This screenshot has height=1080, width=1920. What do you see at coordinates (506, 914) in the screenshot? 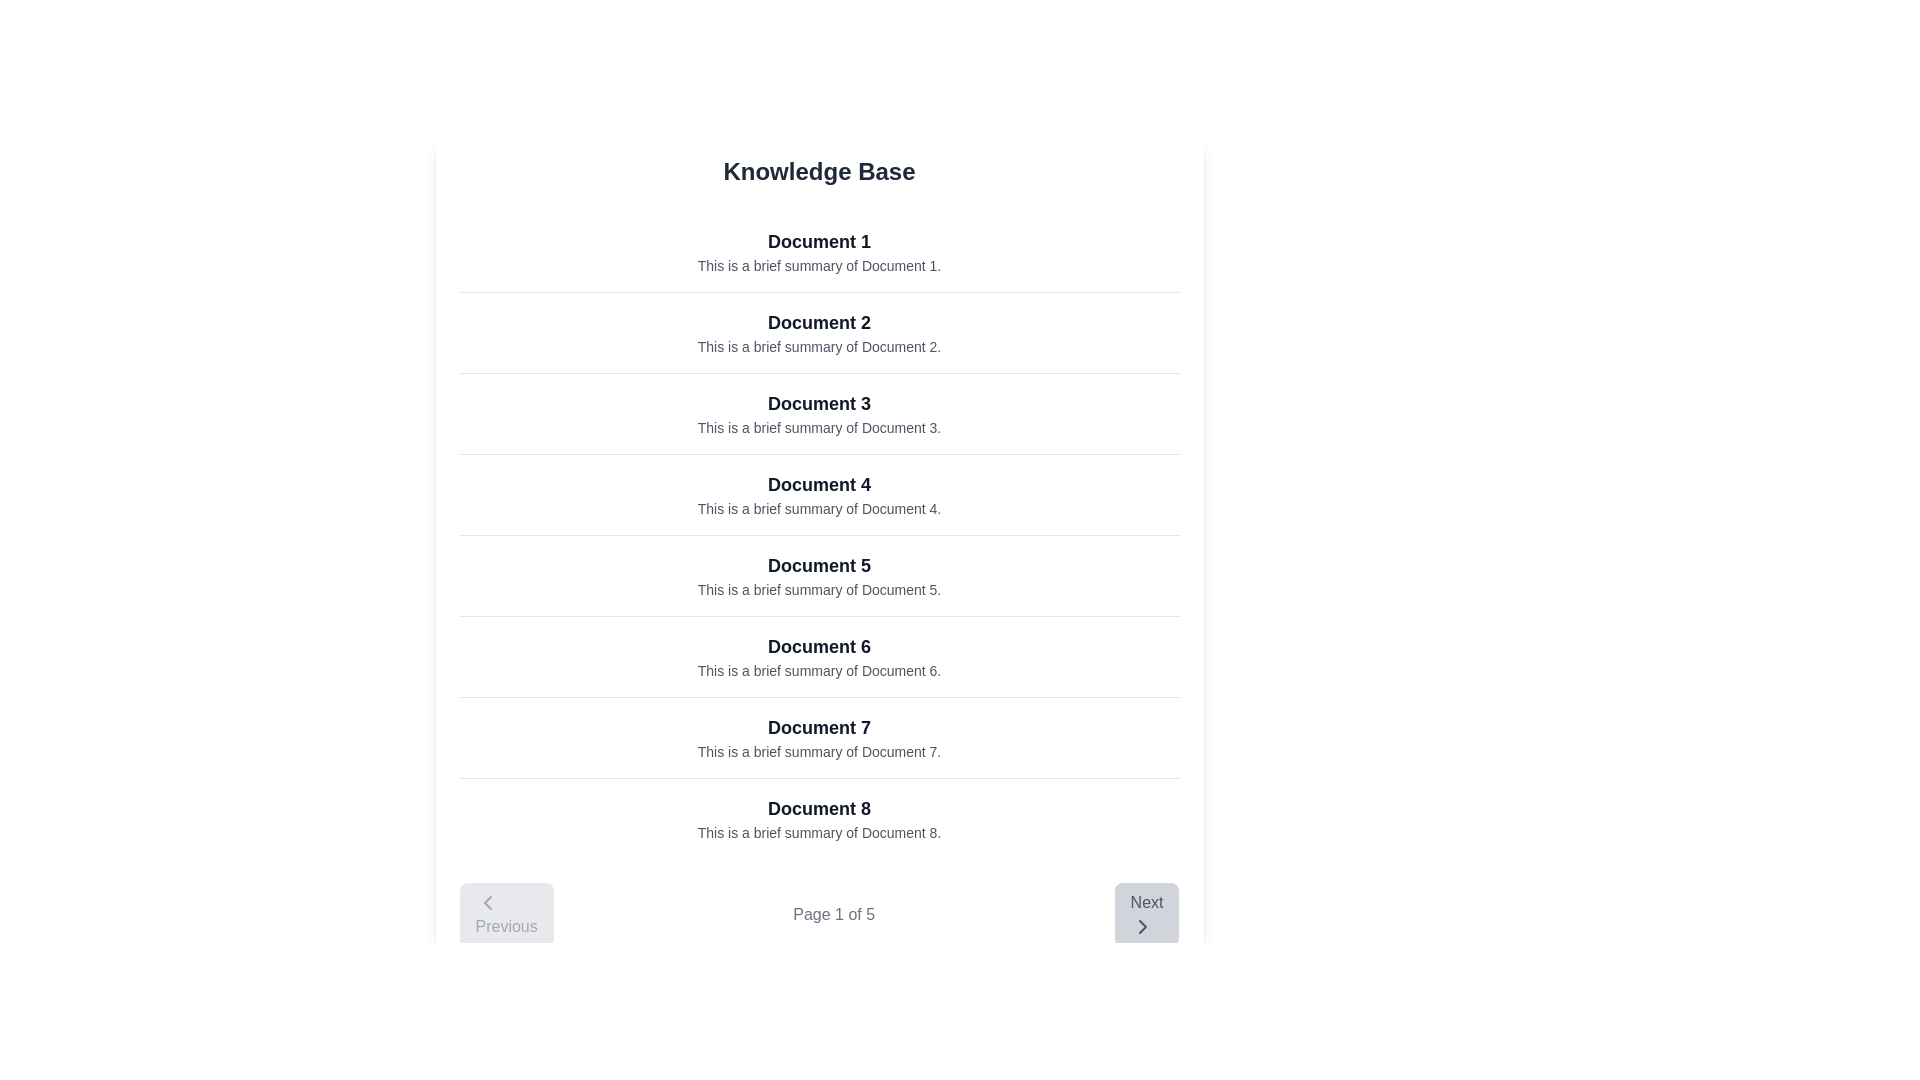
I see `the 'Previous' button located at the bottom-left section of the navigation bar` at bounding box center [506, 914].